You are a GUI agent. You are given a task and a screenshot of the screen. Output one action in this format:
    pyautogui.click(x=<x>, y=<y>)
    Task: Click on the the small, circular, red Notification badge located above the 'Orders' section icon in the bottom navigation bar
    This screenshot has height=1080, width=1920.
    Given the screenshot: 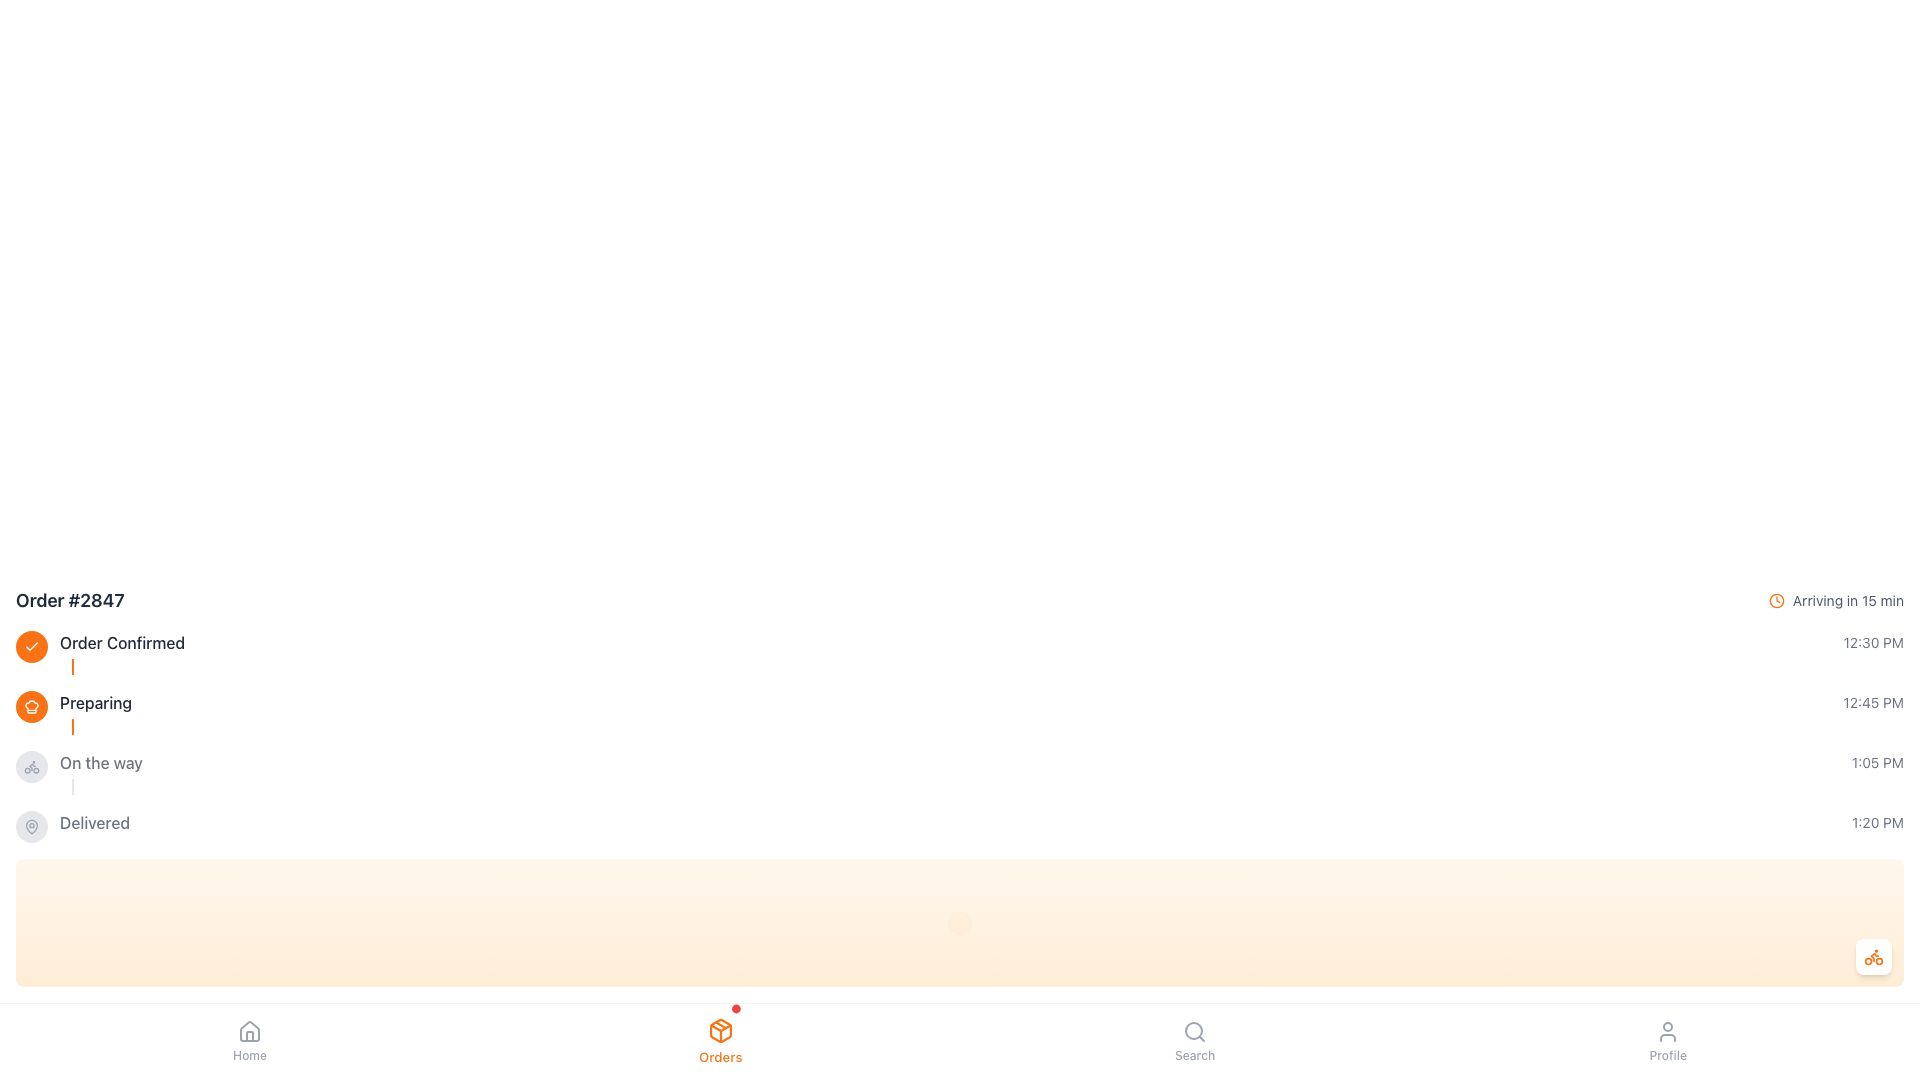 What is the action you would take?
    pyautogui.click(x=735, y=1009)
    